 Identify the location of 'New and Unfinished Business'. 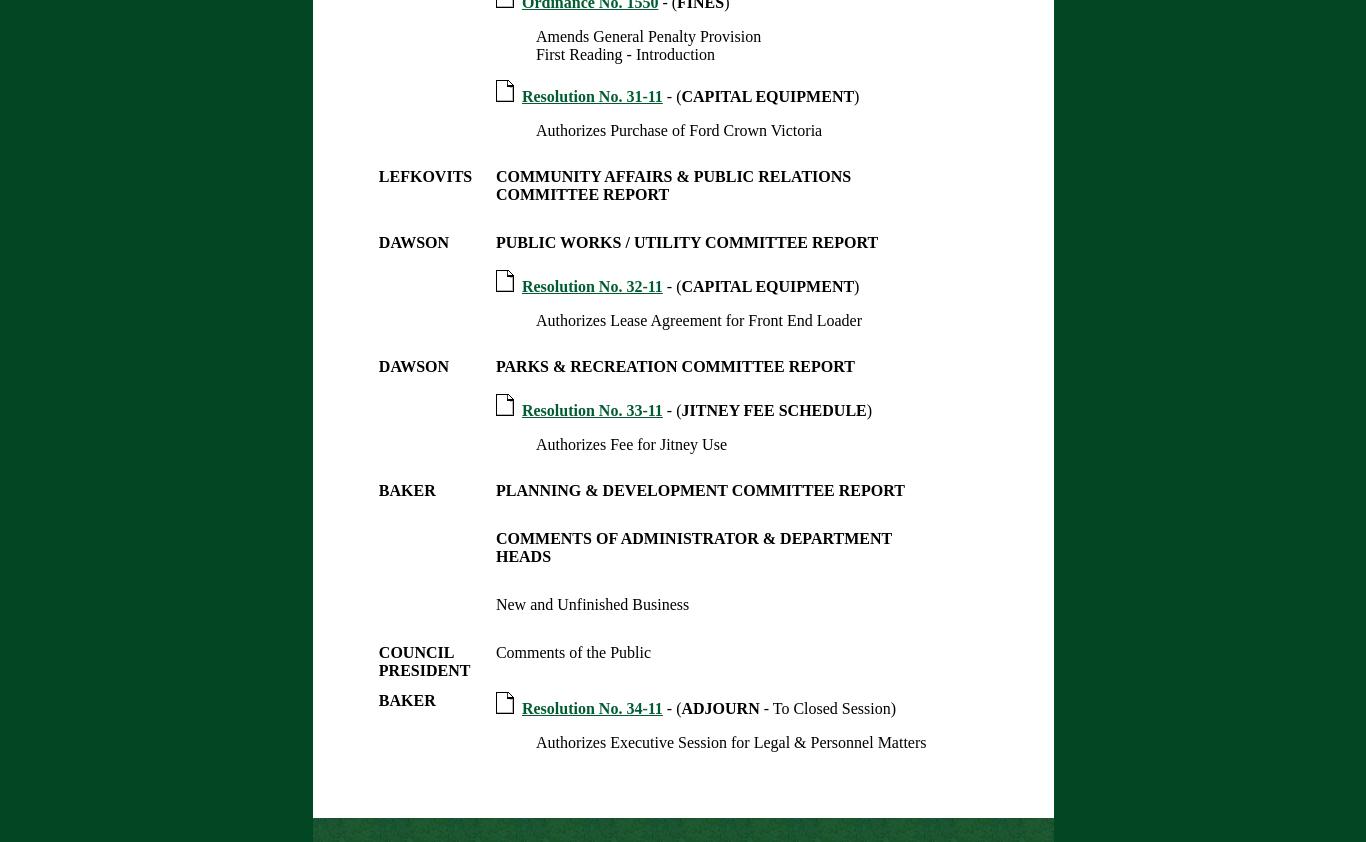
(591, 603).